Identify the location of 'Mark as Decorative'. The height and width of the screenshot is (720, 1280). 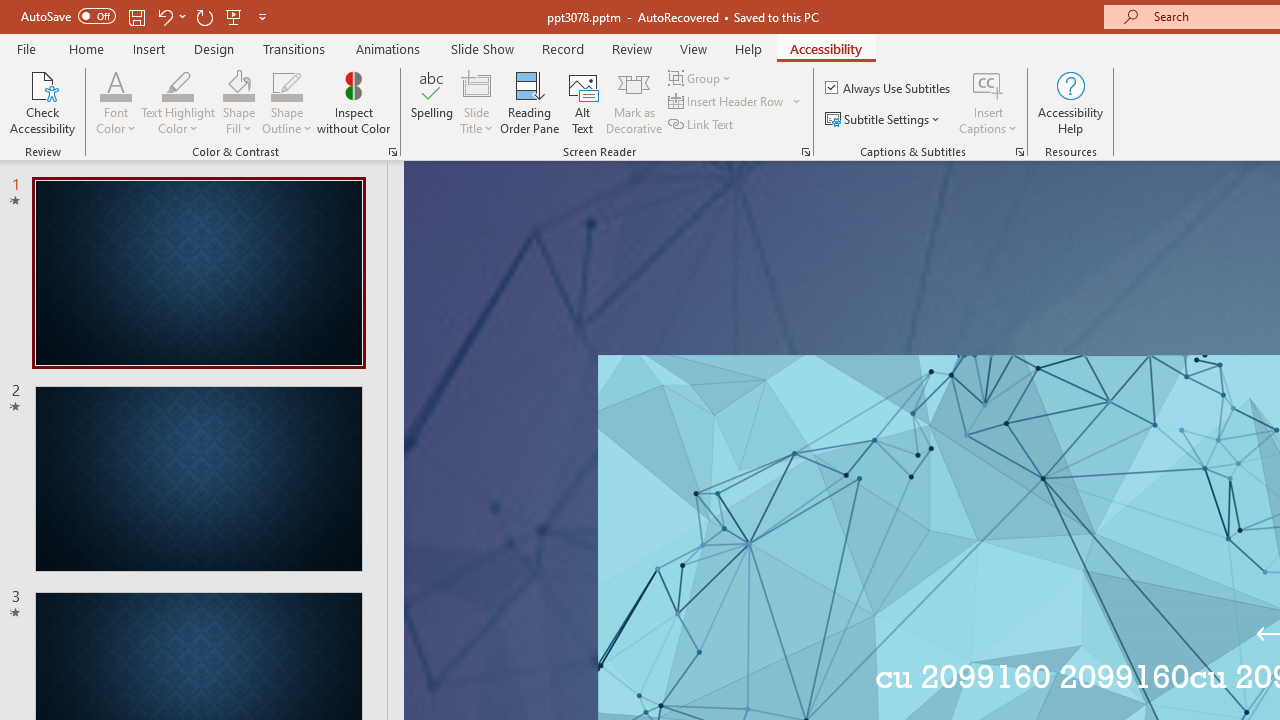
(633, 103).